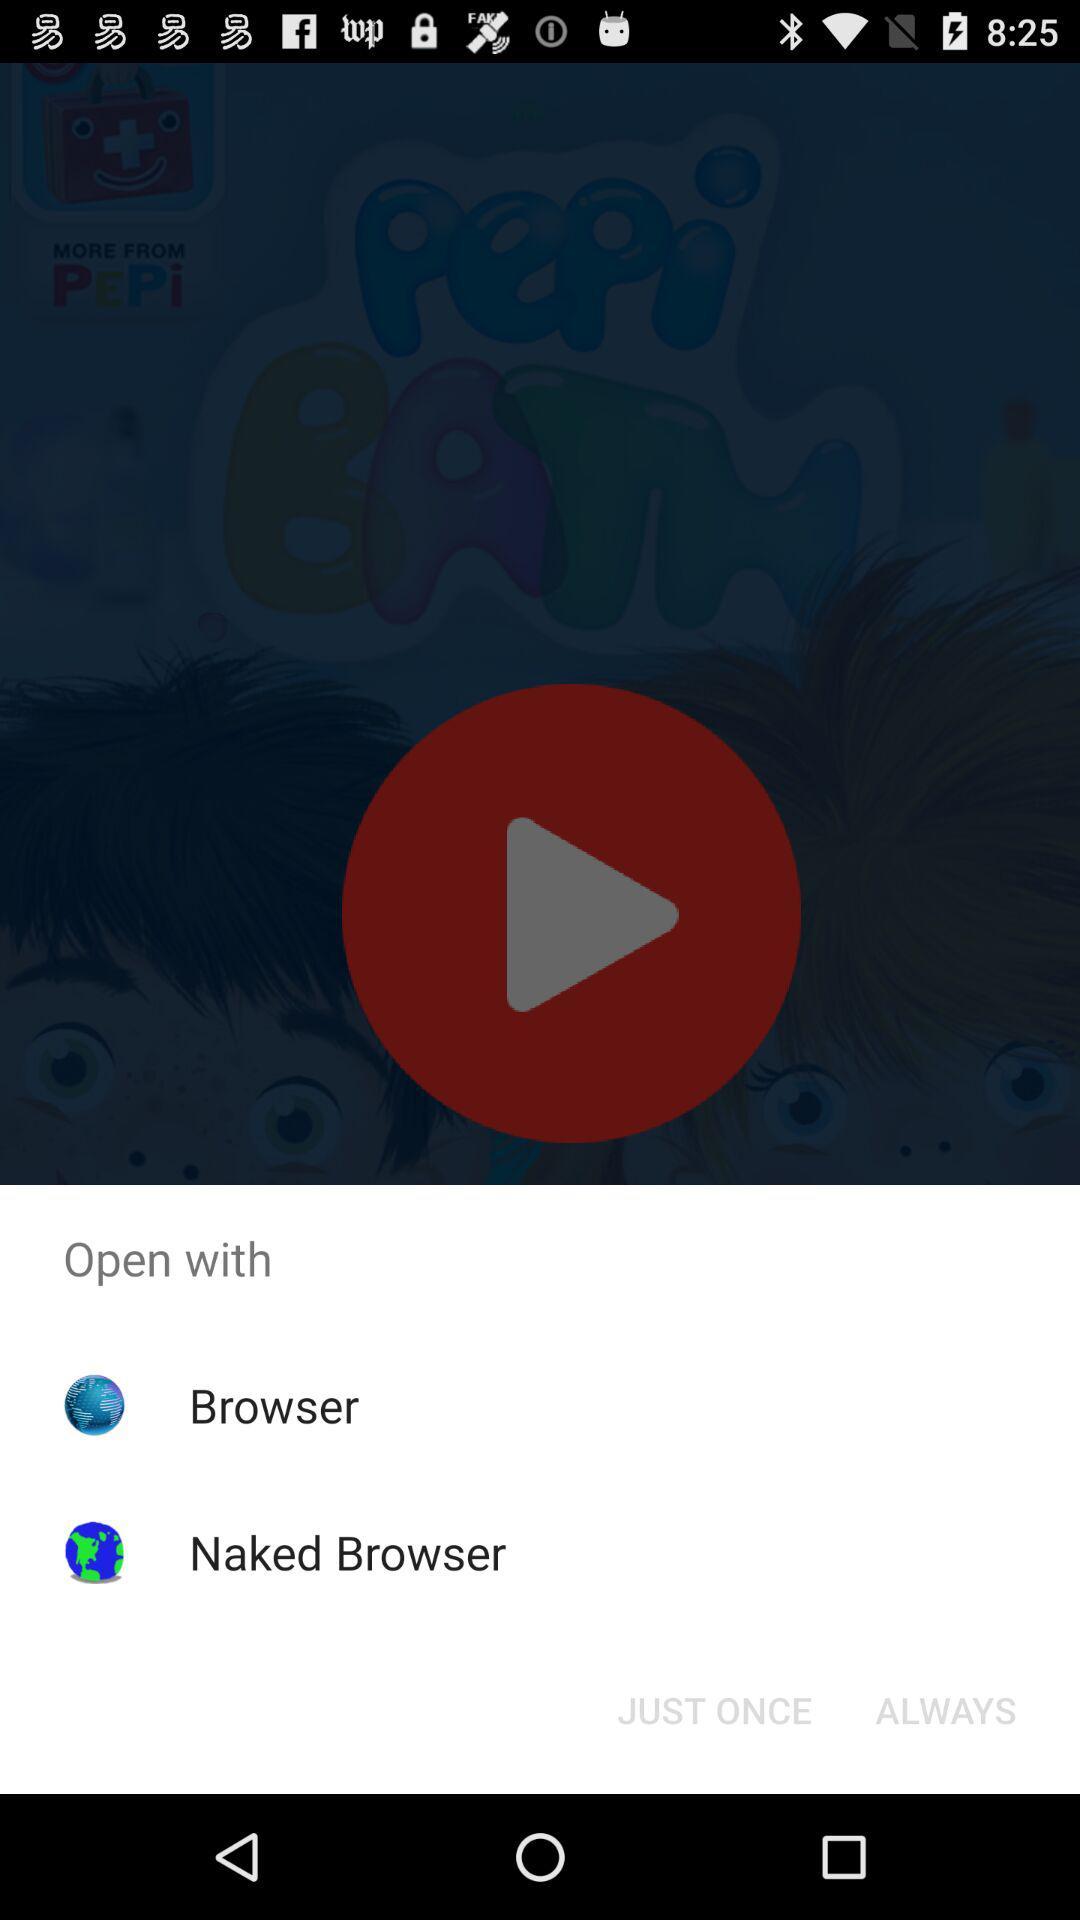 This screenshot has height=1920, width=1080. Describe the element at coordinates (713, 1708) in the screenshot. I see `the just once icon` at that location.